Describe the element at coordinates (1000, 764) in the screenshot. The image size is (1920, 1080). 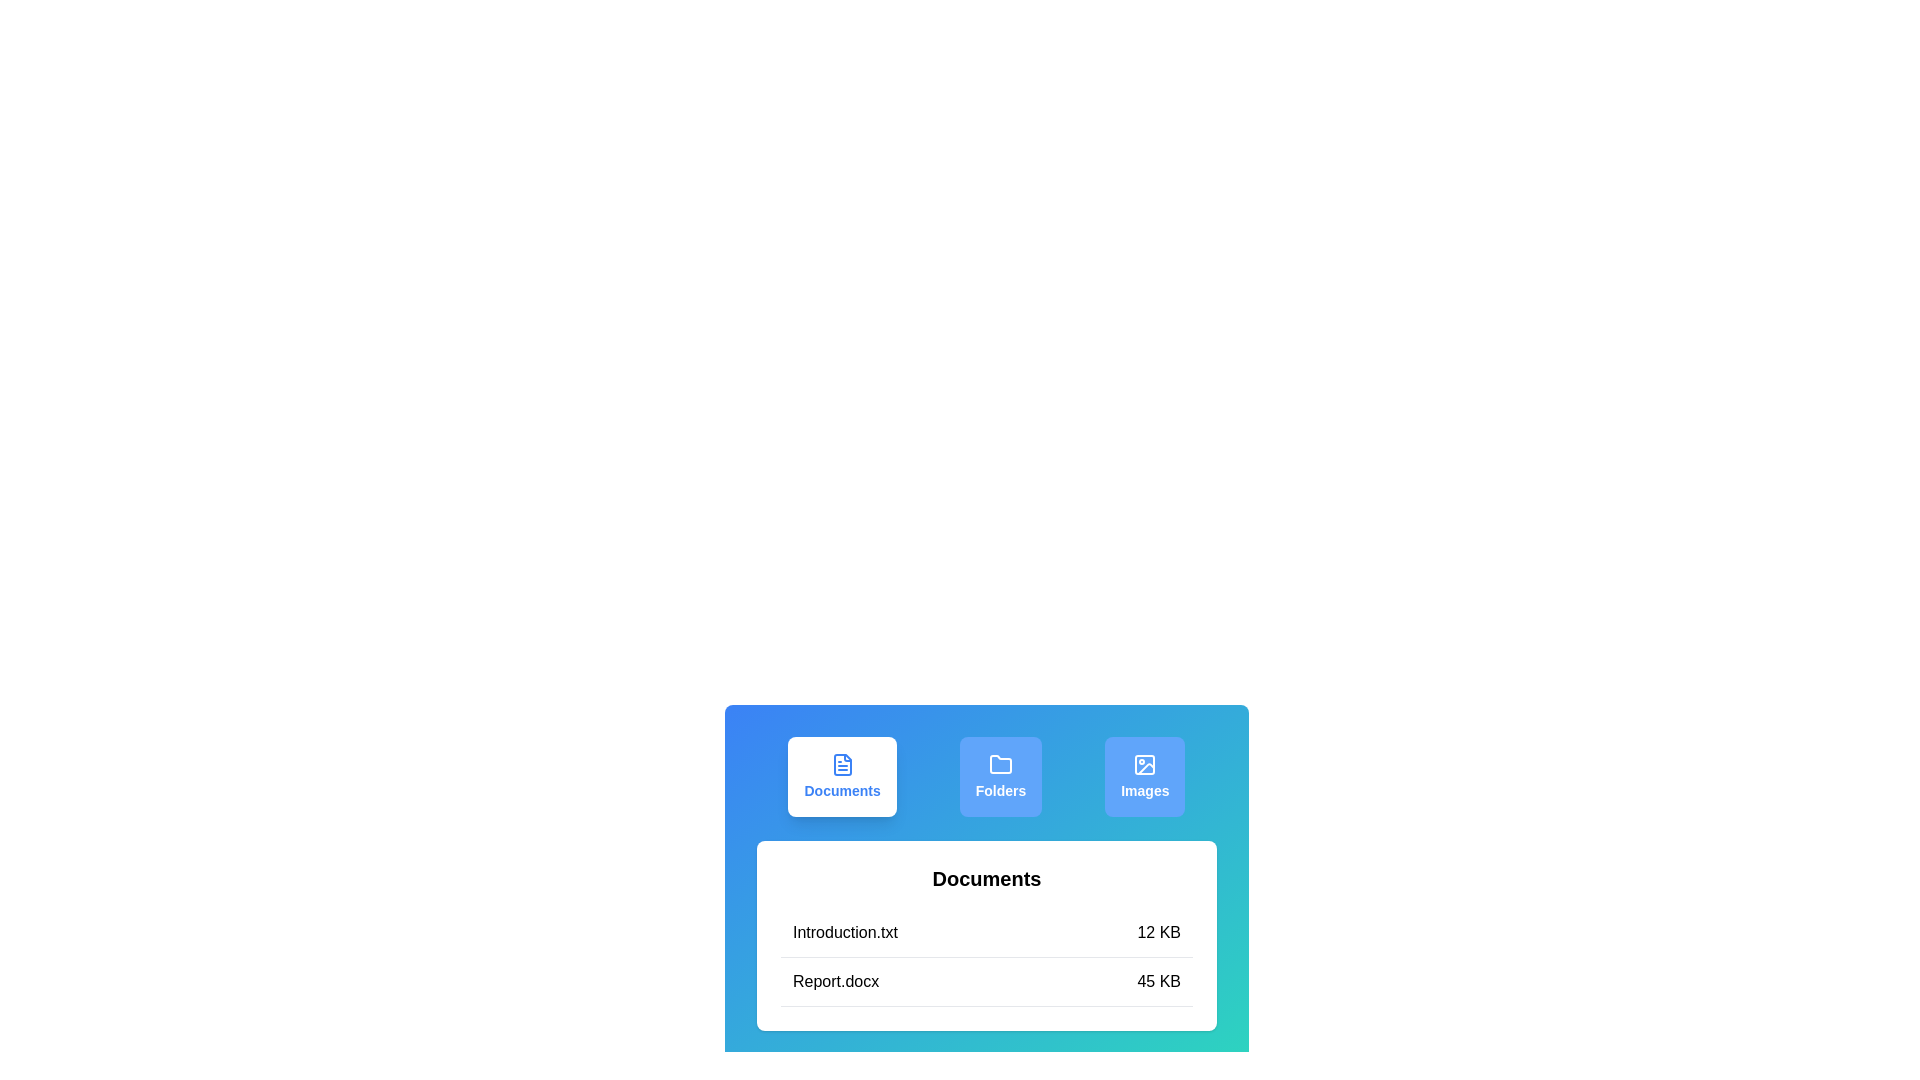
I see `the folder icon within the 'Folders' button` at that location.